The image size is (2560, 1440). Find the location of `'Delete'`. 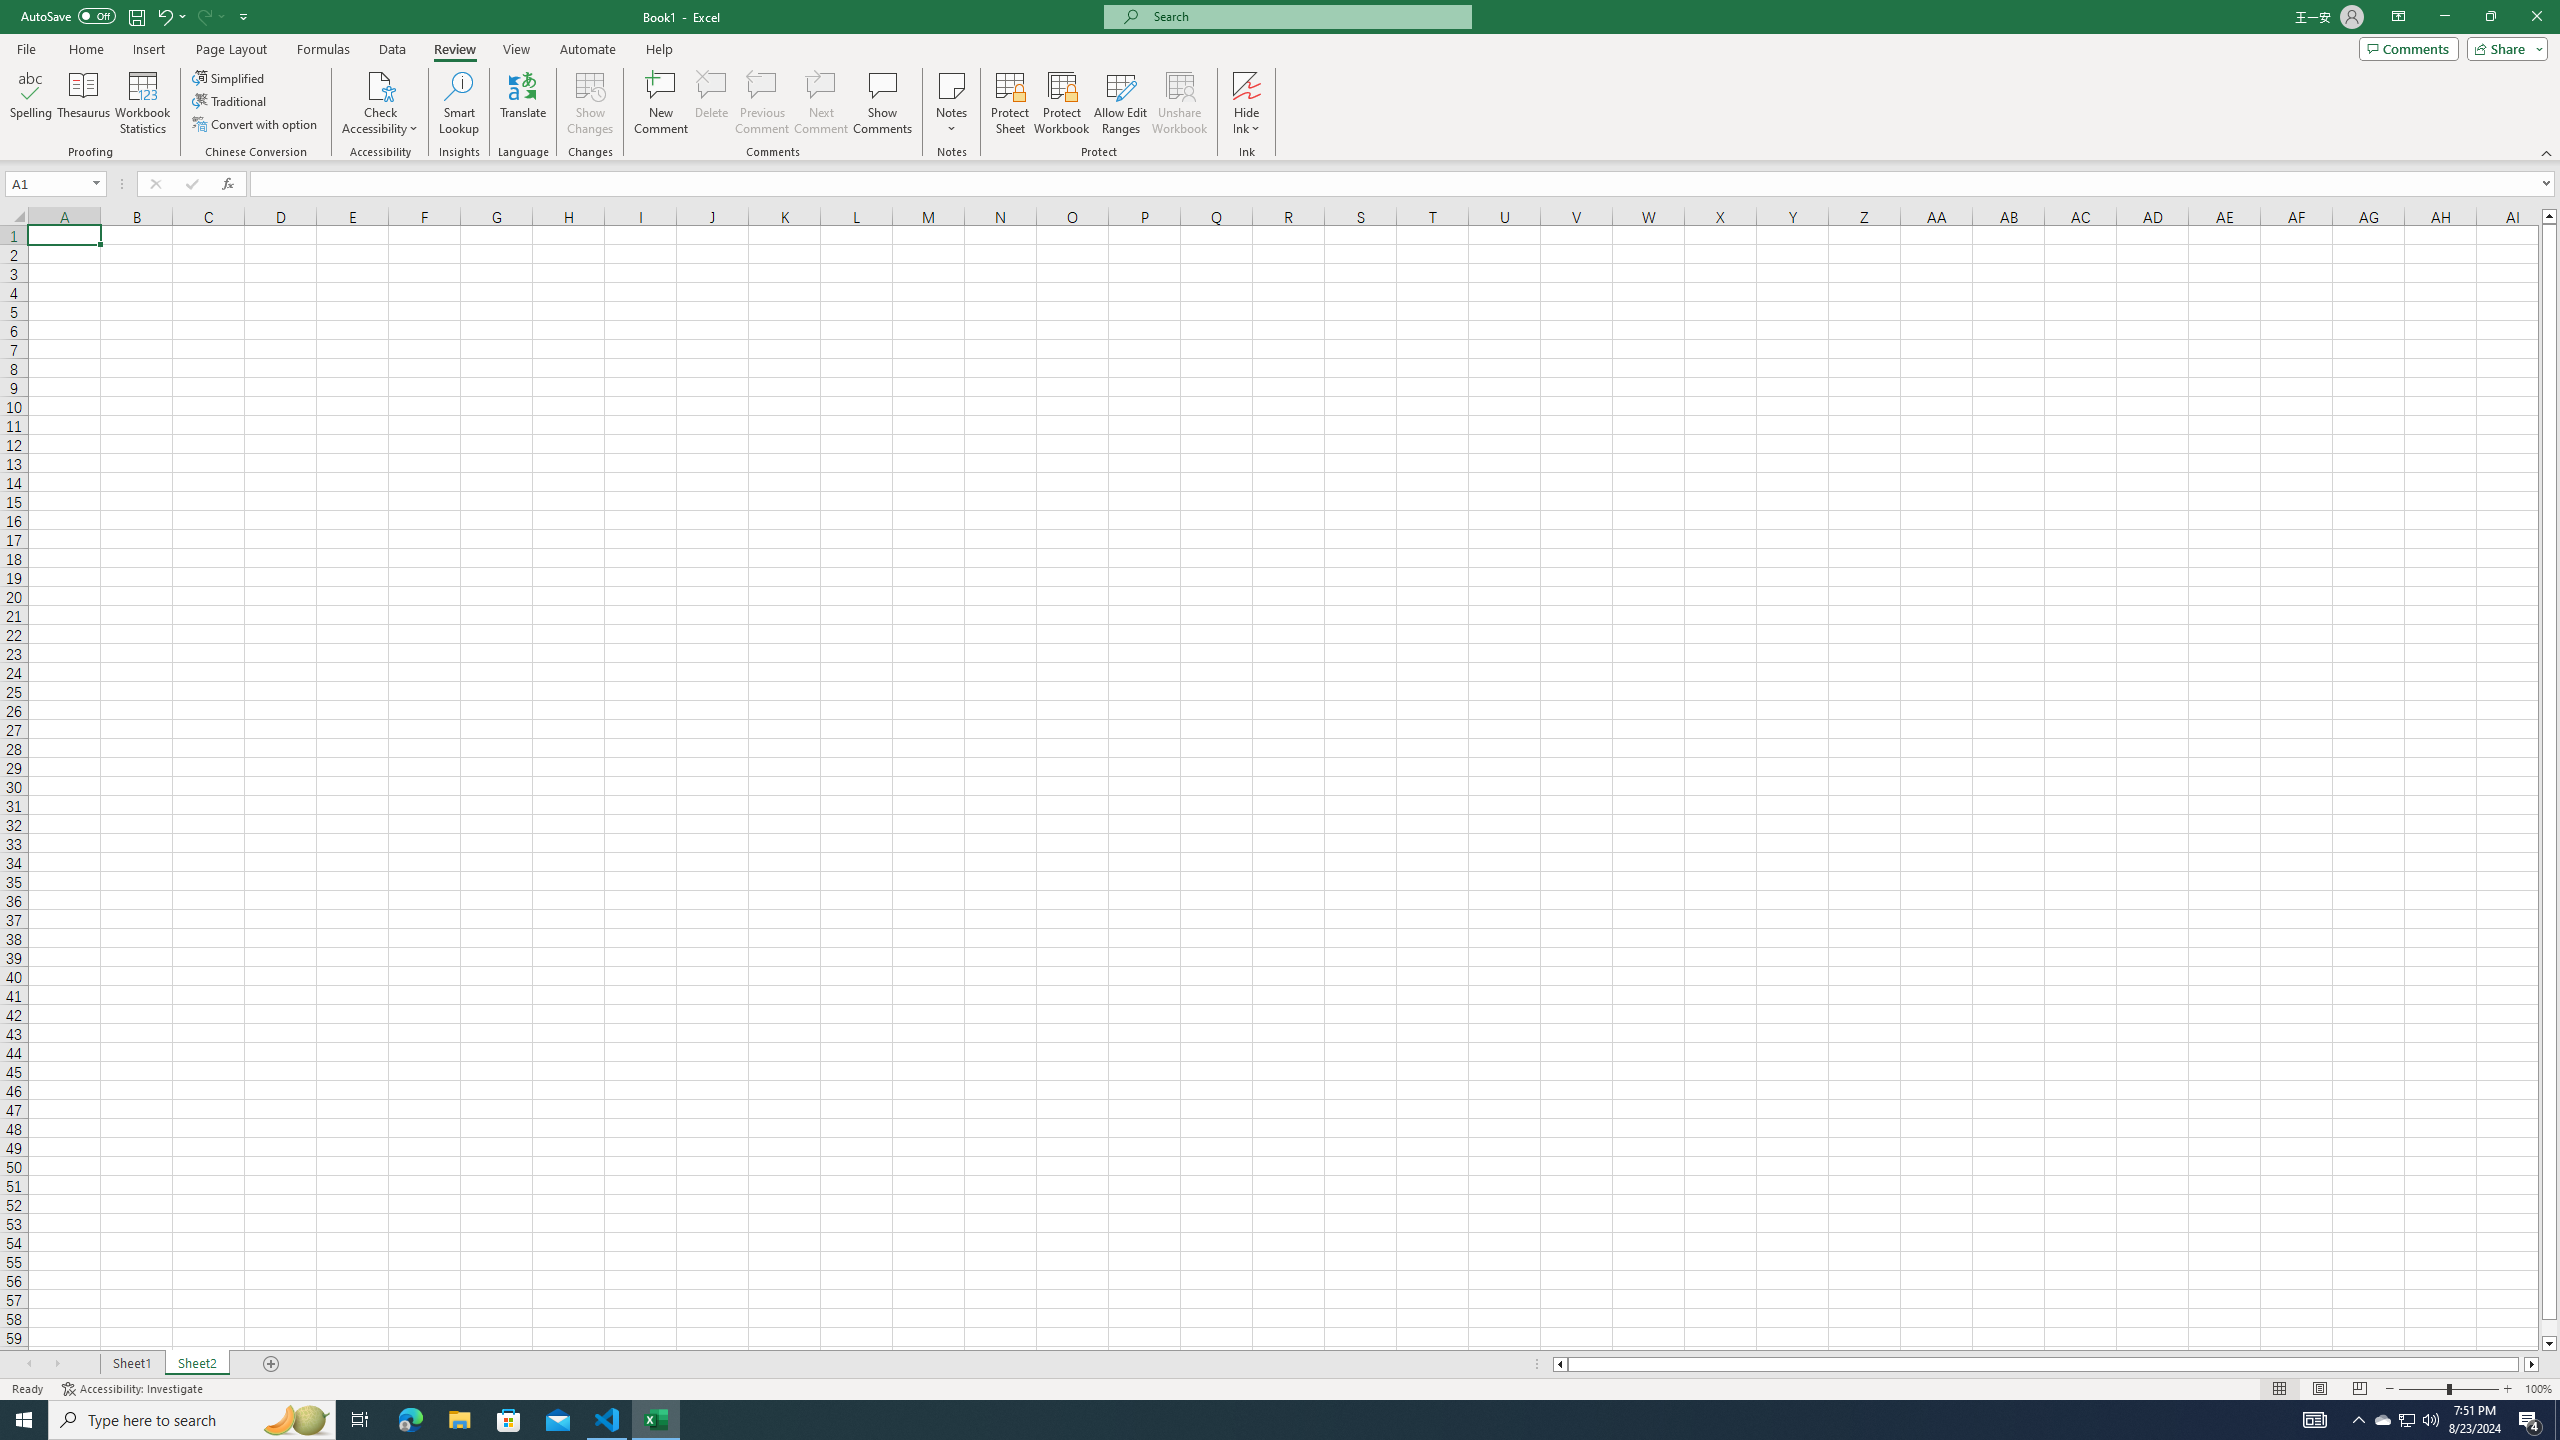

'Delete' is located at coordinates (710, 103).